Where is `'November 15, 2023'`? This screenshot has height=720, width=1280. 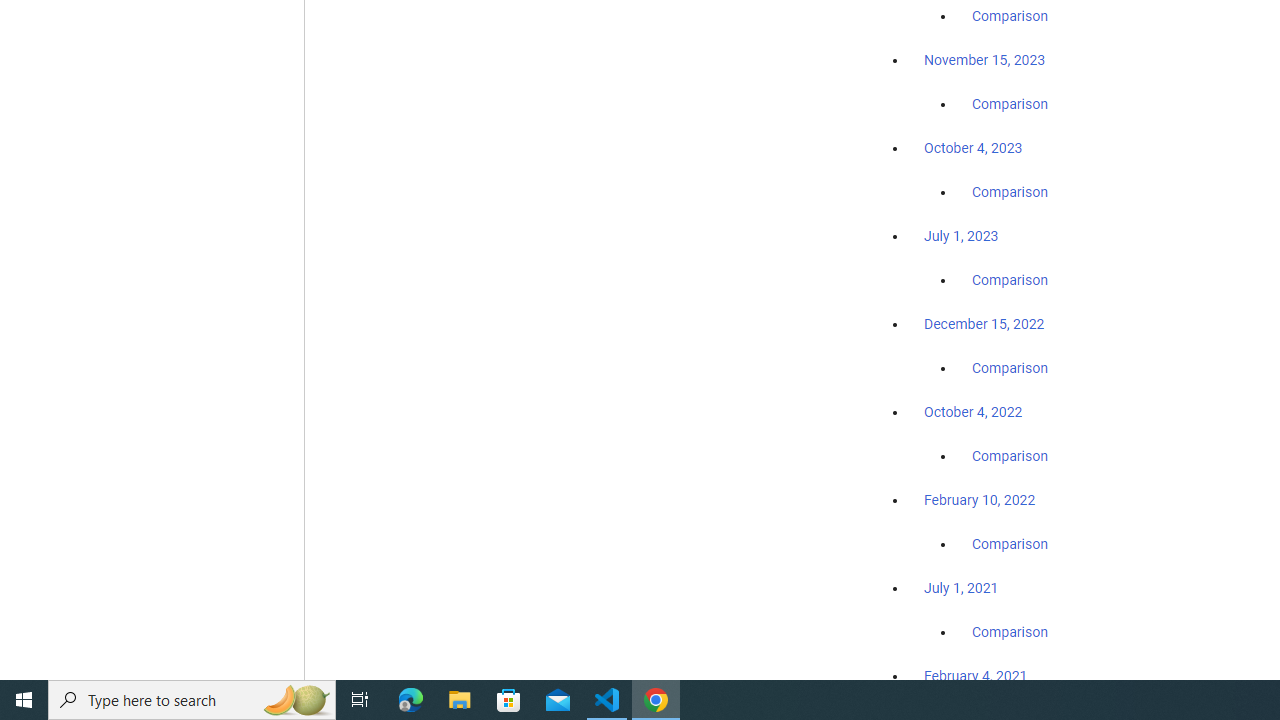
'November 15, 2023' is located at coordinates (984, 59).